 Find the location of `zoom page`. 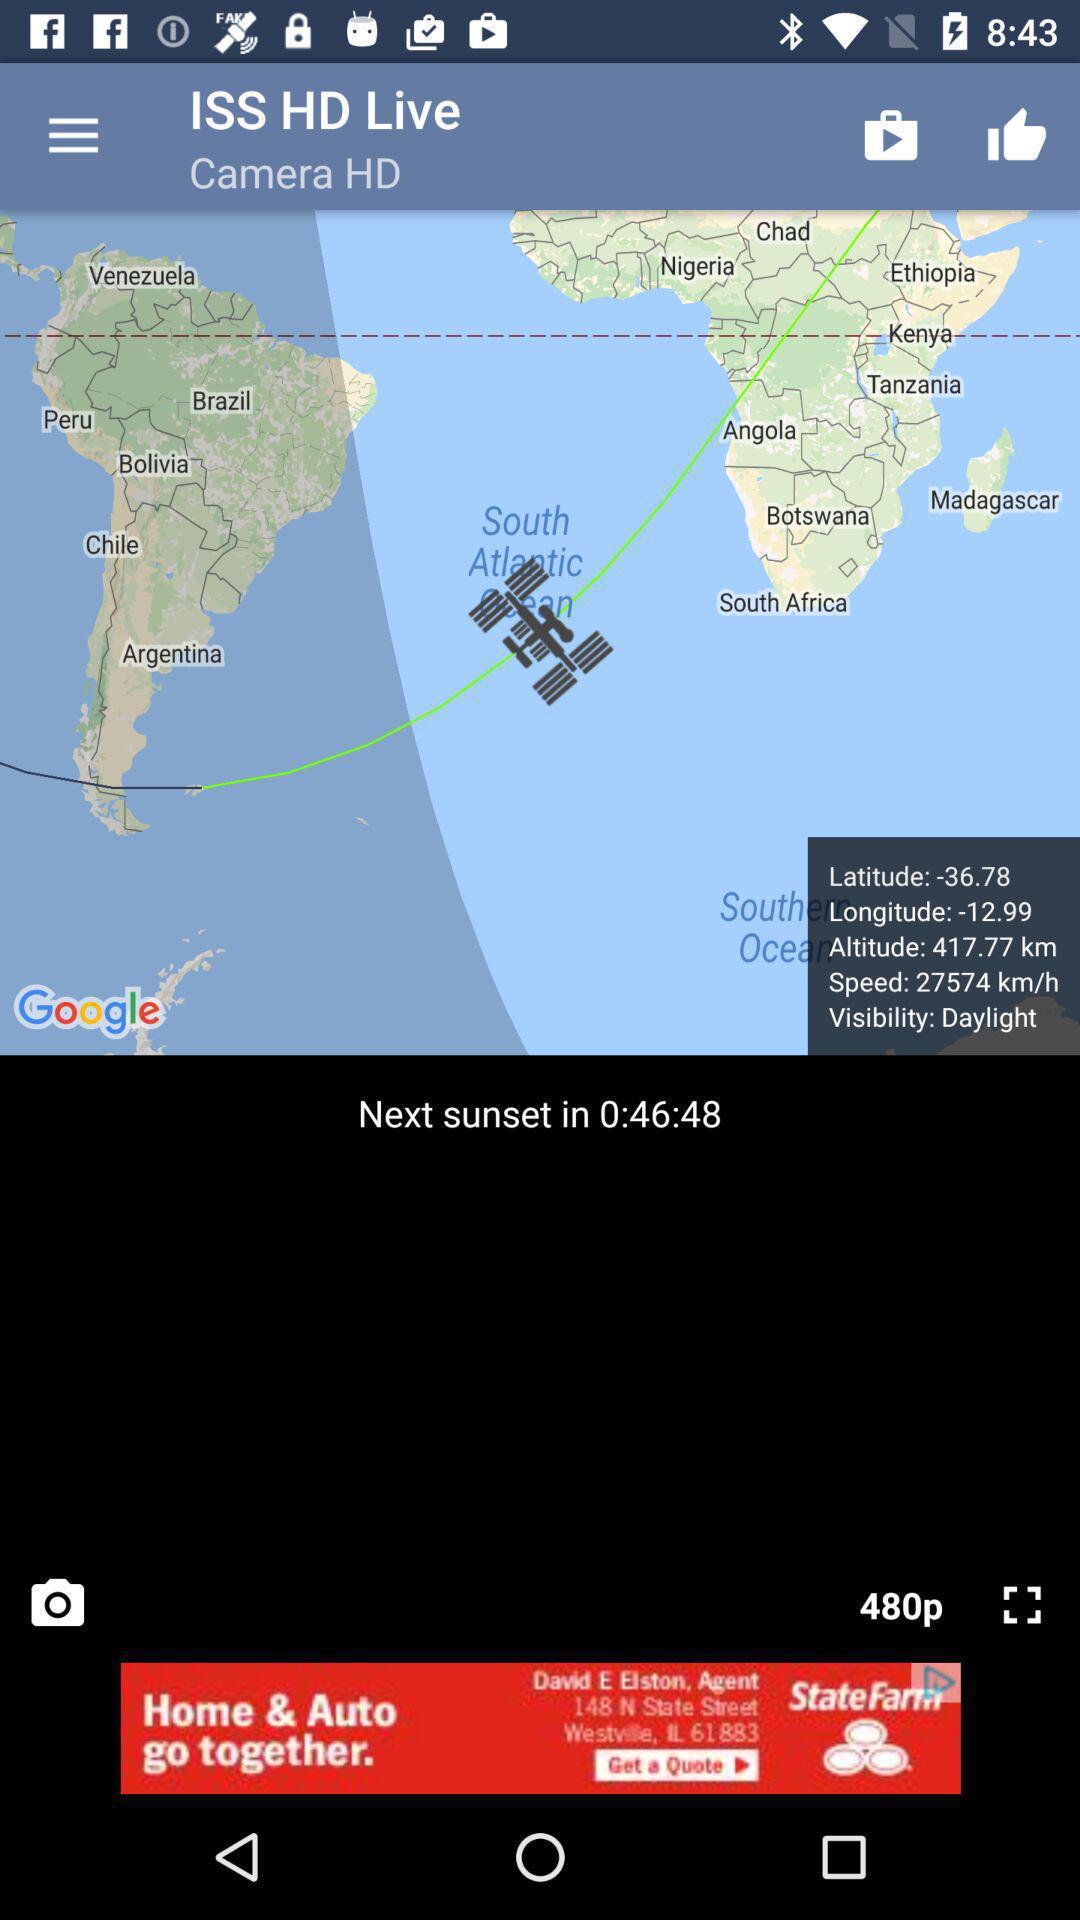

zoom page is located at coordinates (1022, 1604).